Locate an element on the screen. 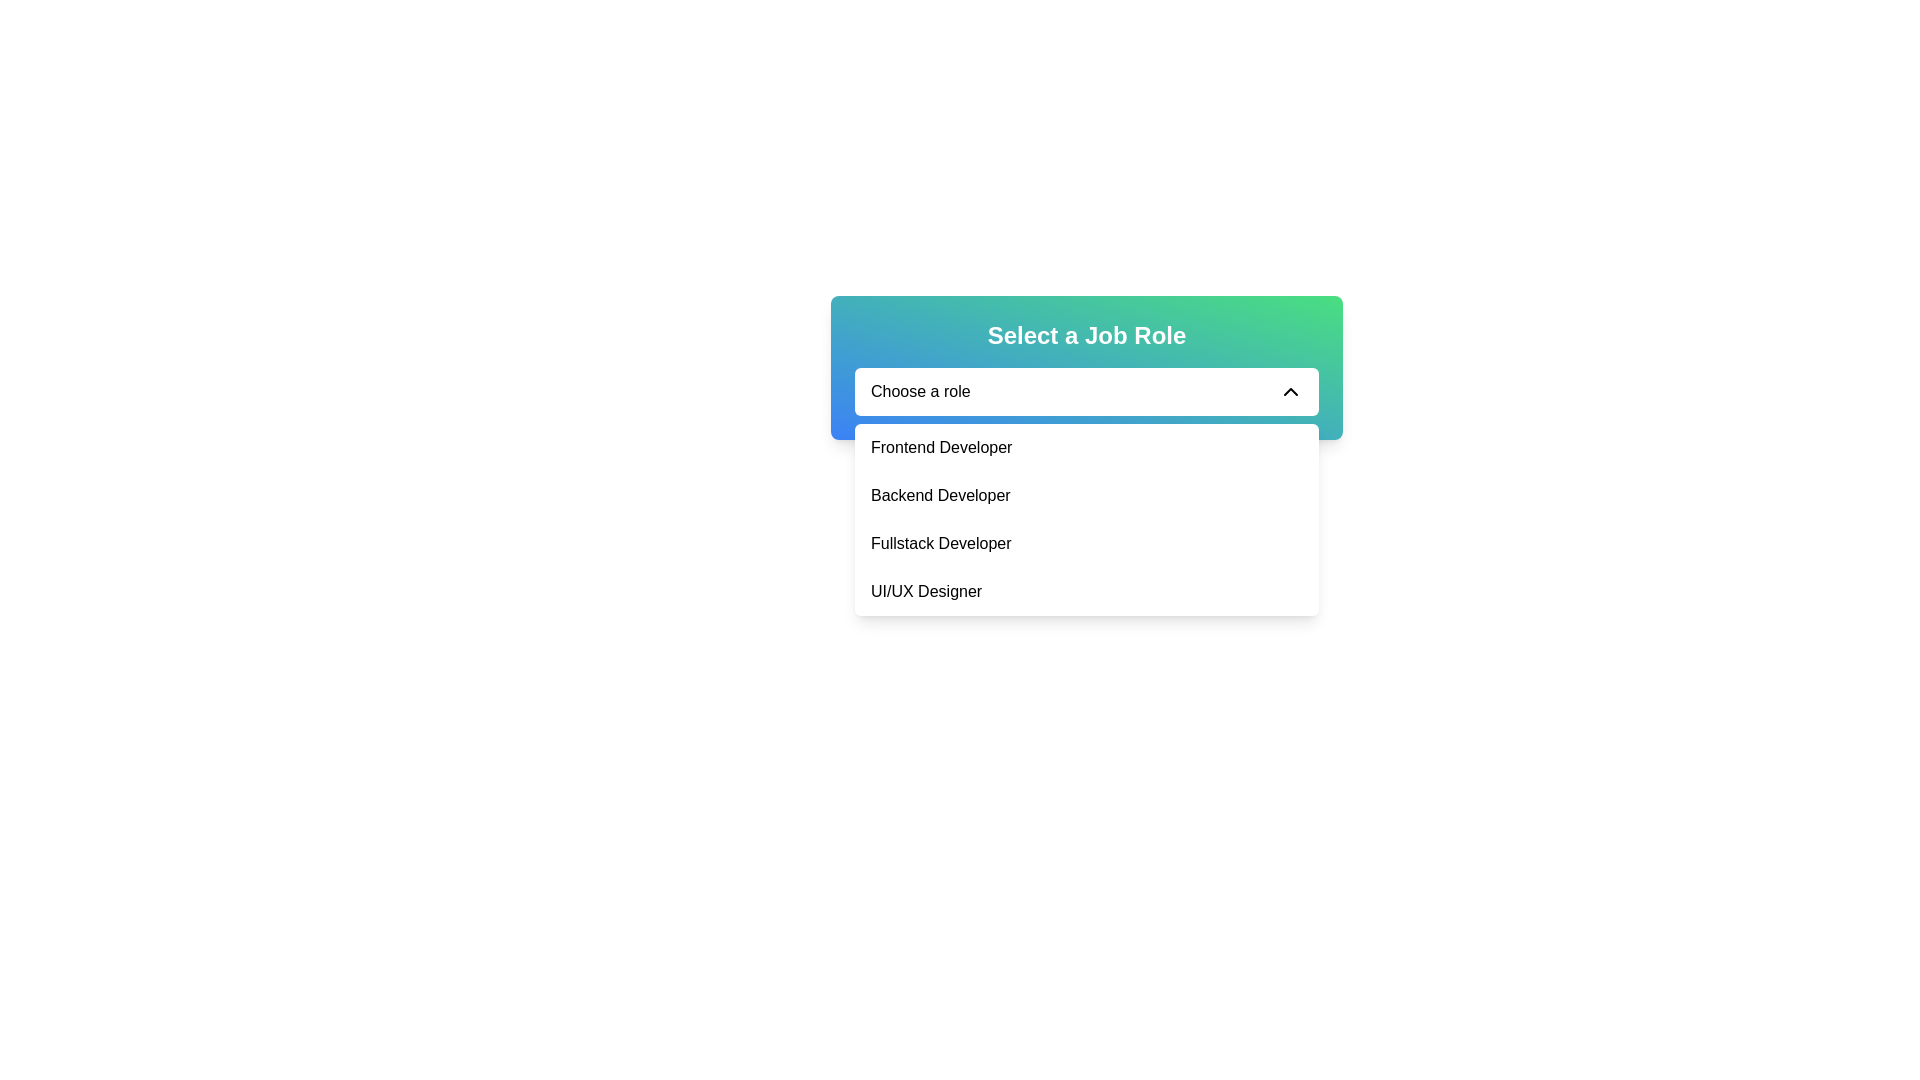  the 'Frontend Developer' option in the dropdown menu is located at coordinates (1085, 446).